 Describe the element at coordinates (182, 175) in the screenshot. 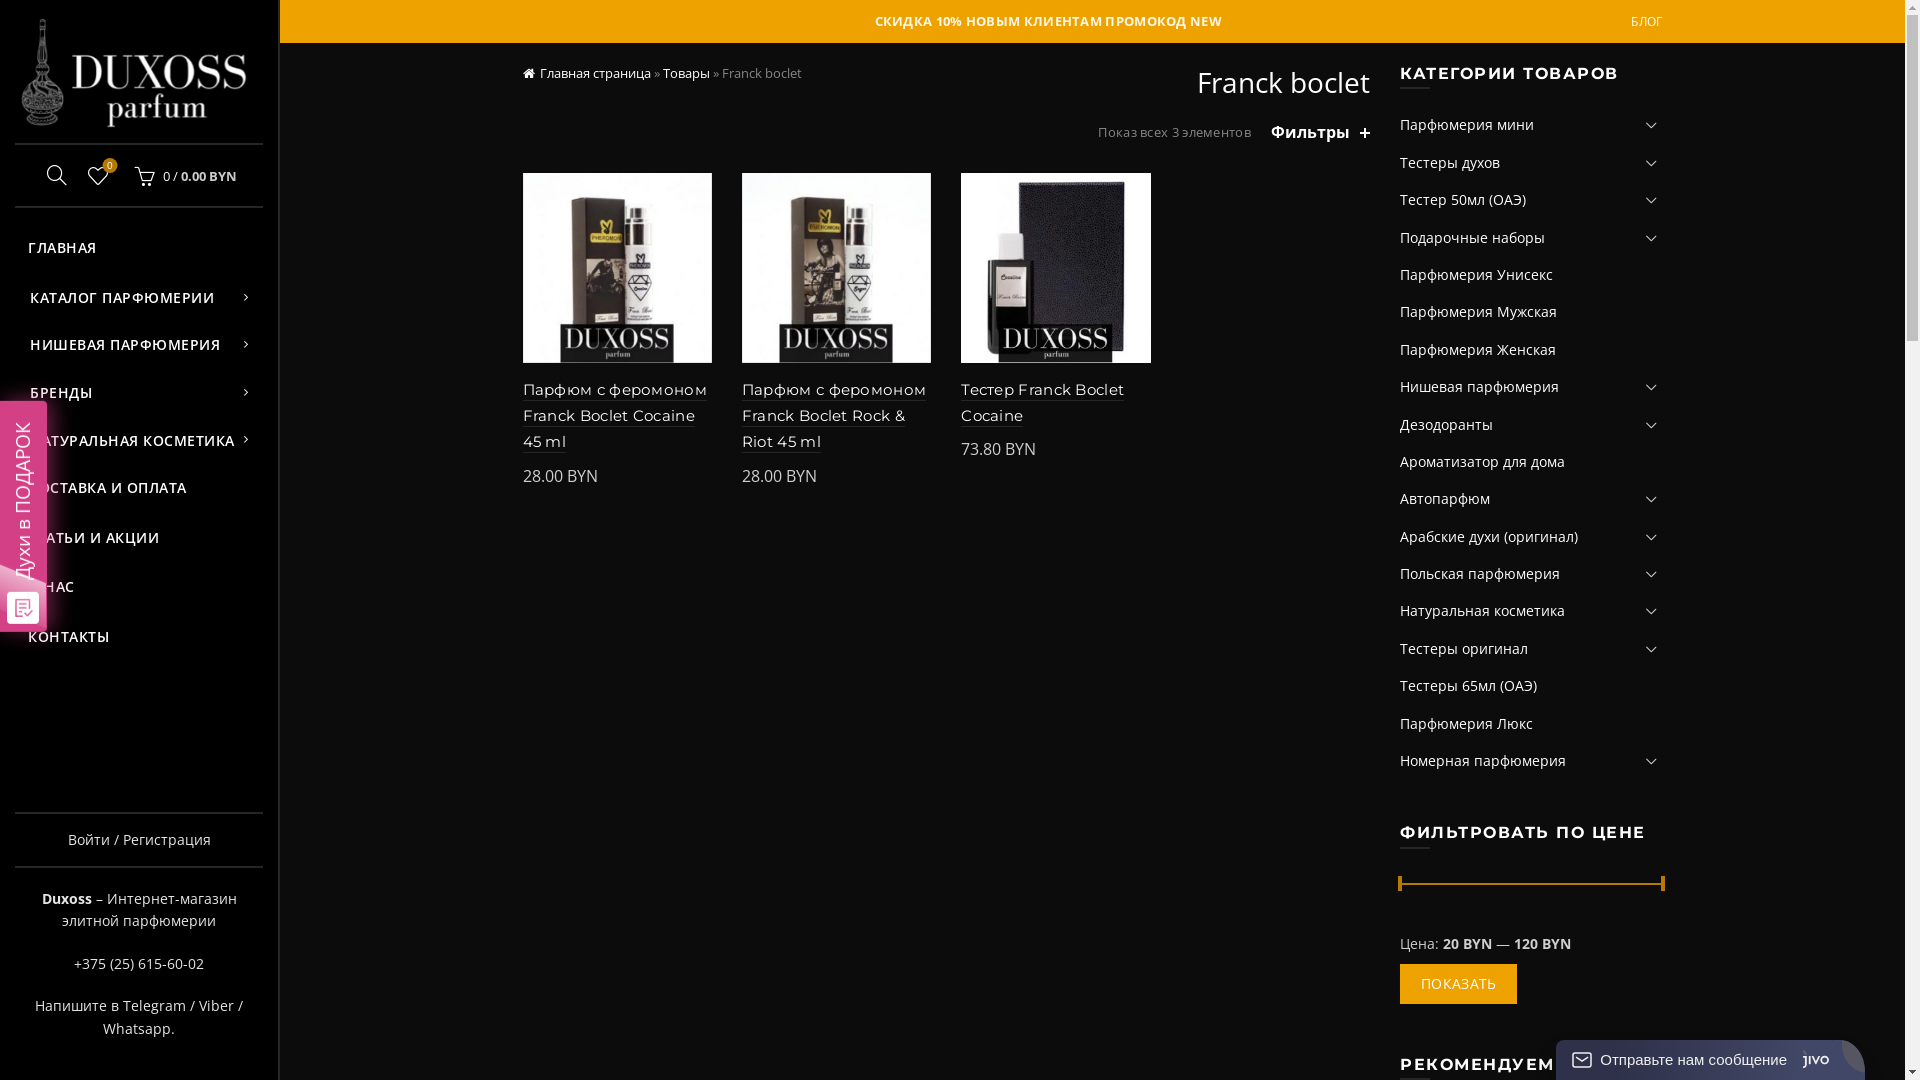

I see `'0 / 0.00 BYN'` at that location.